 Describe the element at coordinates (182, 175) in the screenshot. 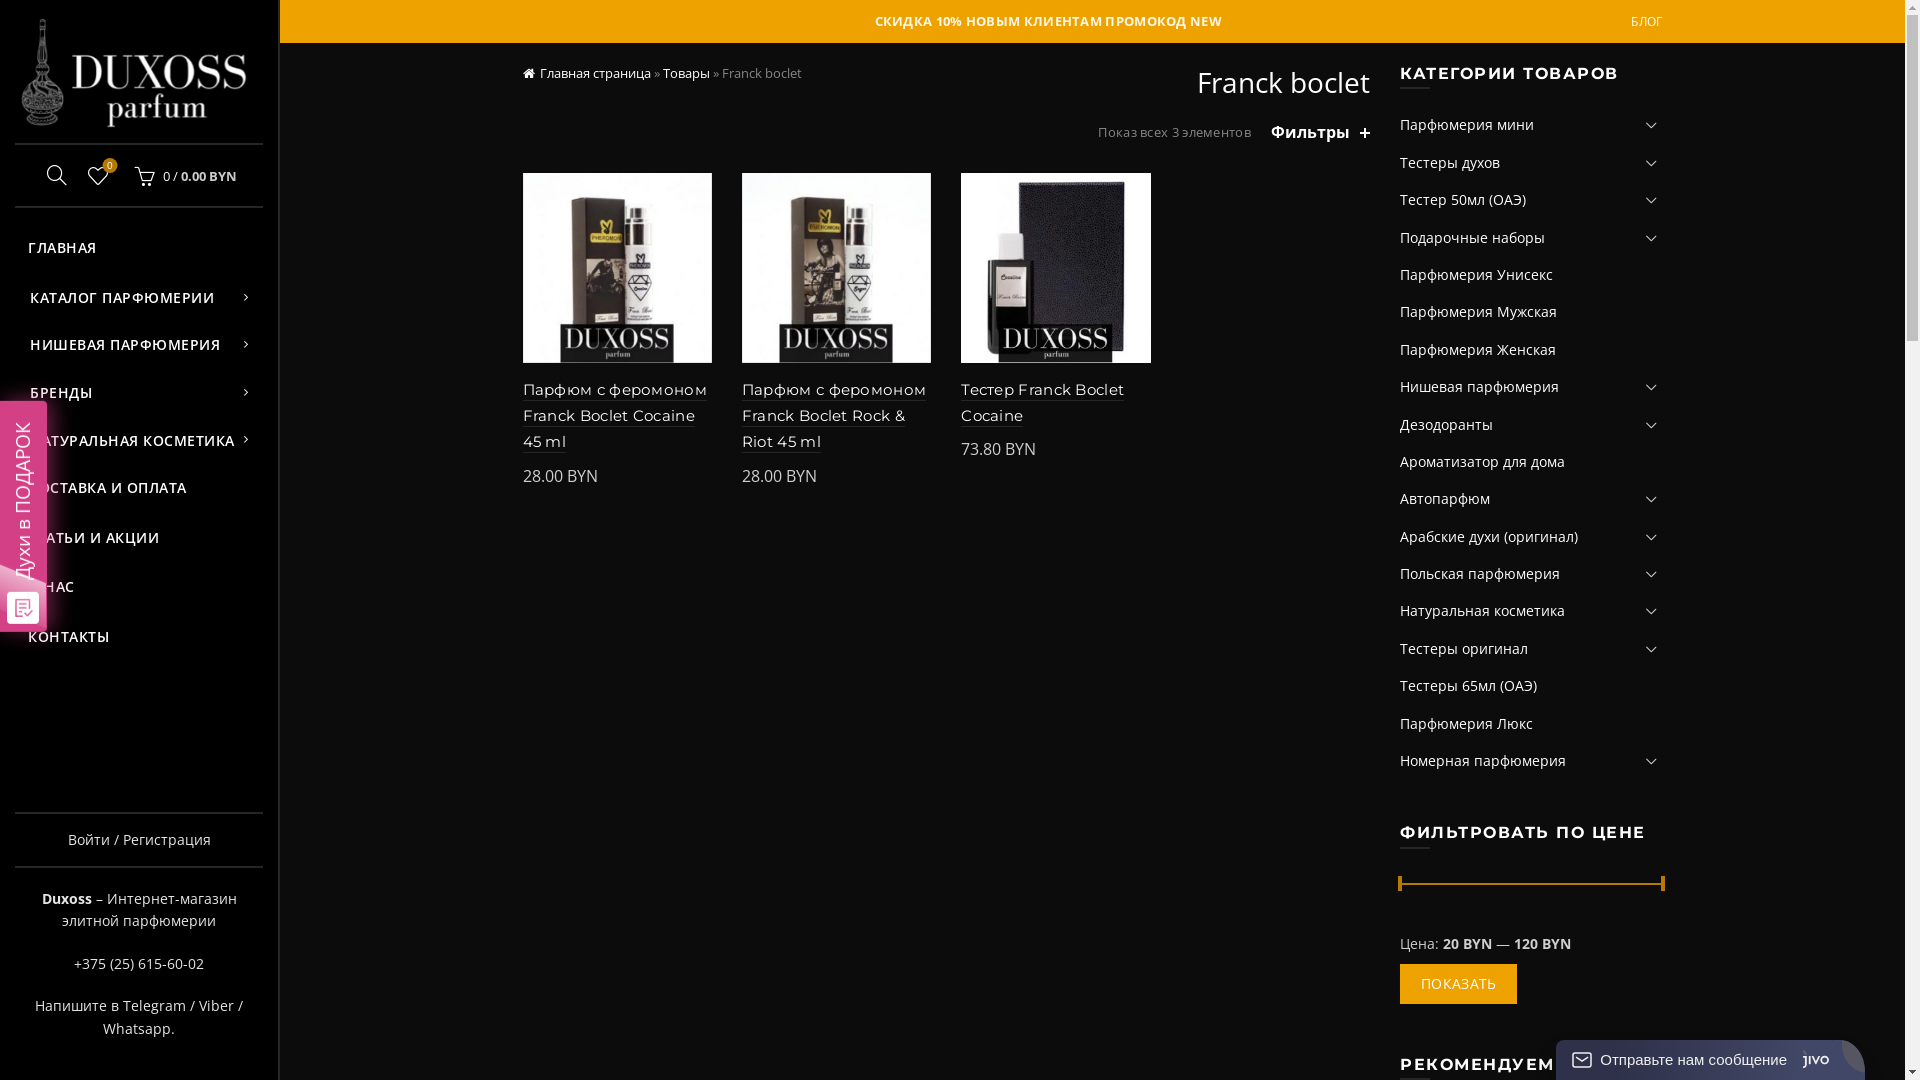

I see `'0 / 0.00 BYN'` at that location.